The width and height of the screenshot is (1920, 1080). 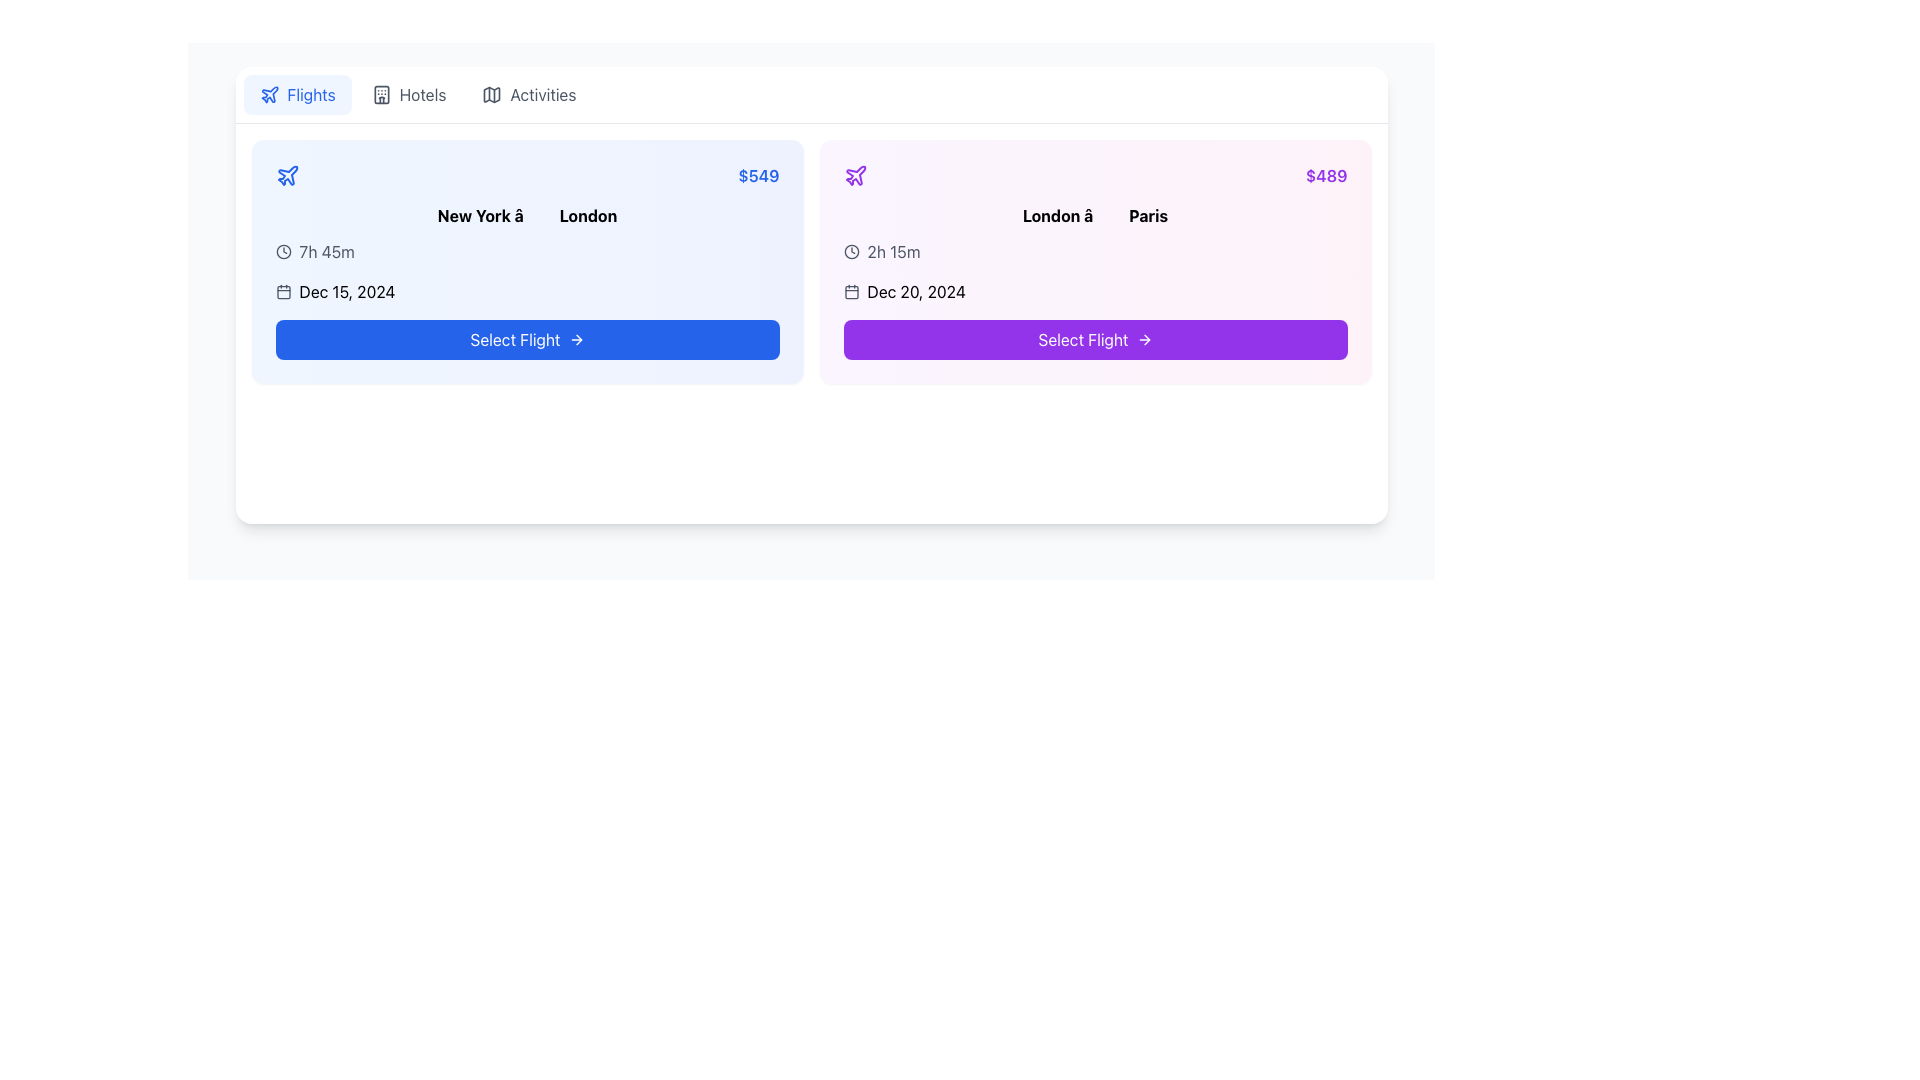 What do you see at coordinates (543, 95) in the screenshot?
I see `the non-interactive text label located in the top navigation bar, positioned to the right of the 'Hotels' element` at bounding box center [543, 95].